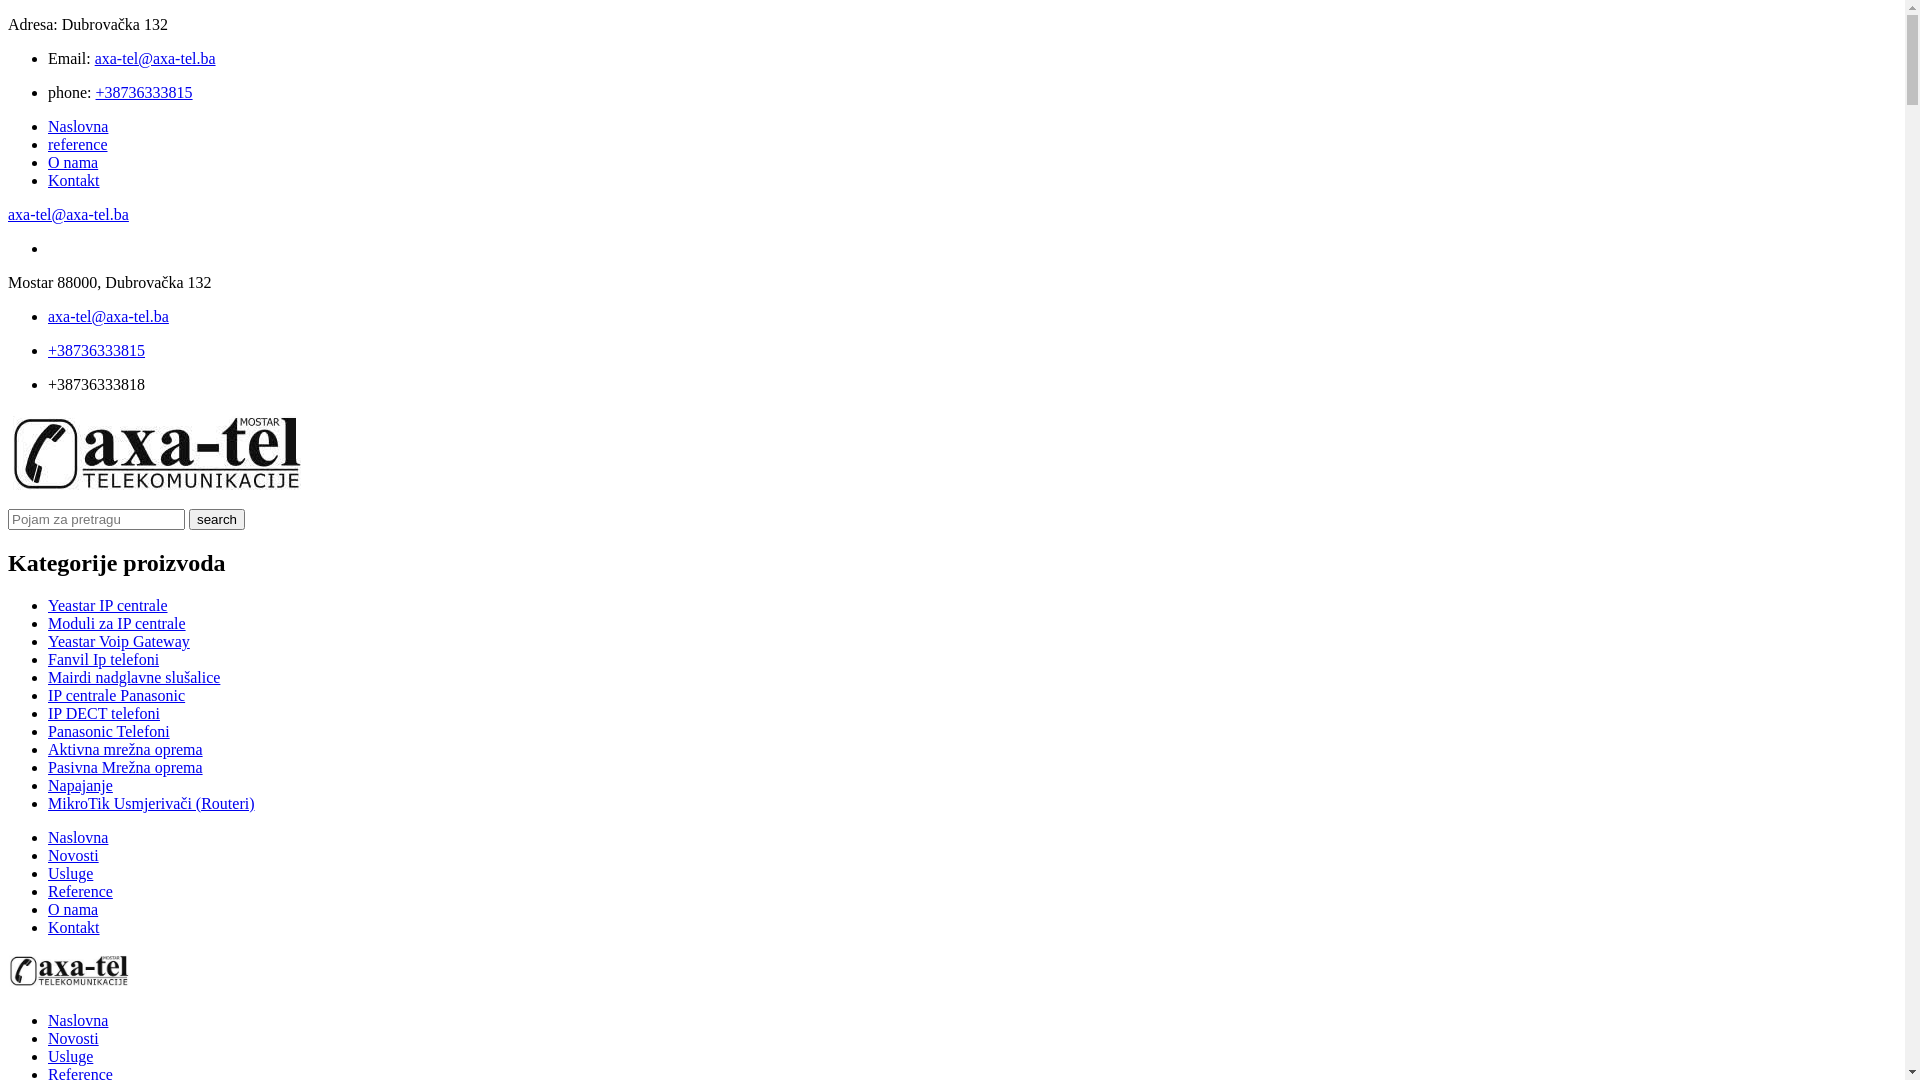  I want to click on '+38736333818', so click(95, 384).